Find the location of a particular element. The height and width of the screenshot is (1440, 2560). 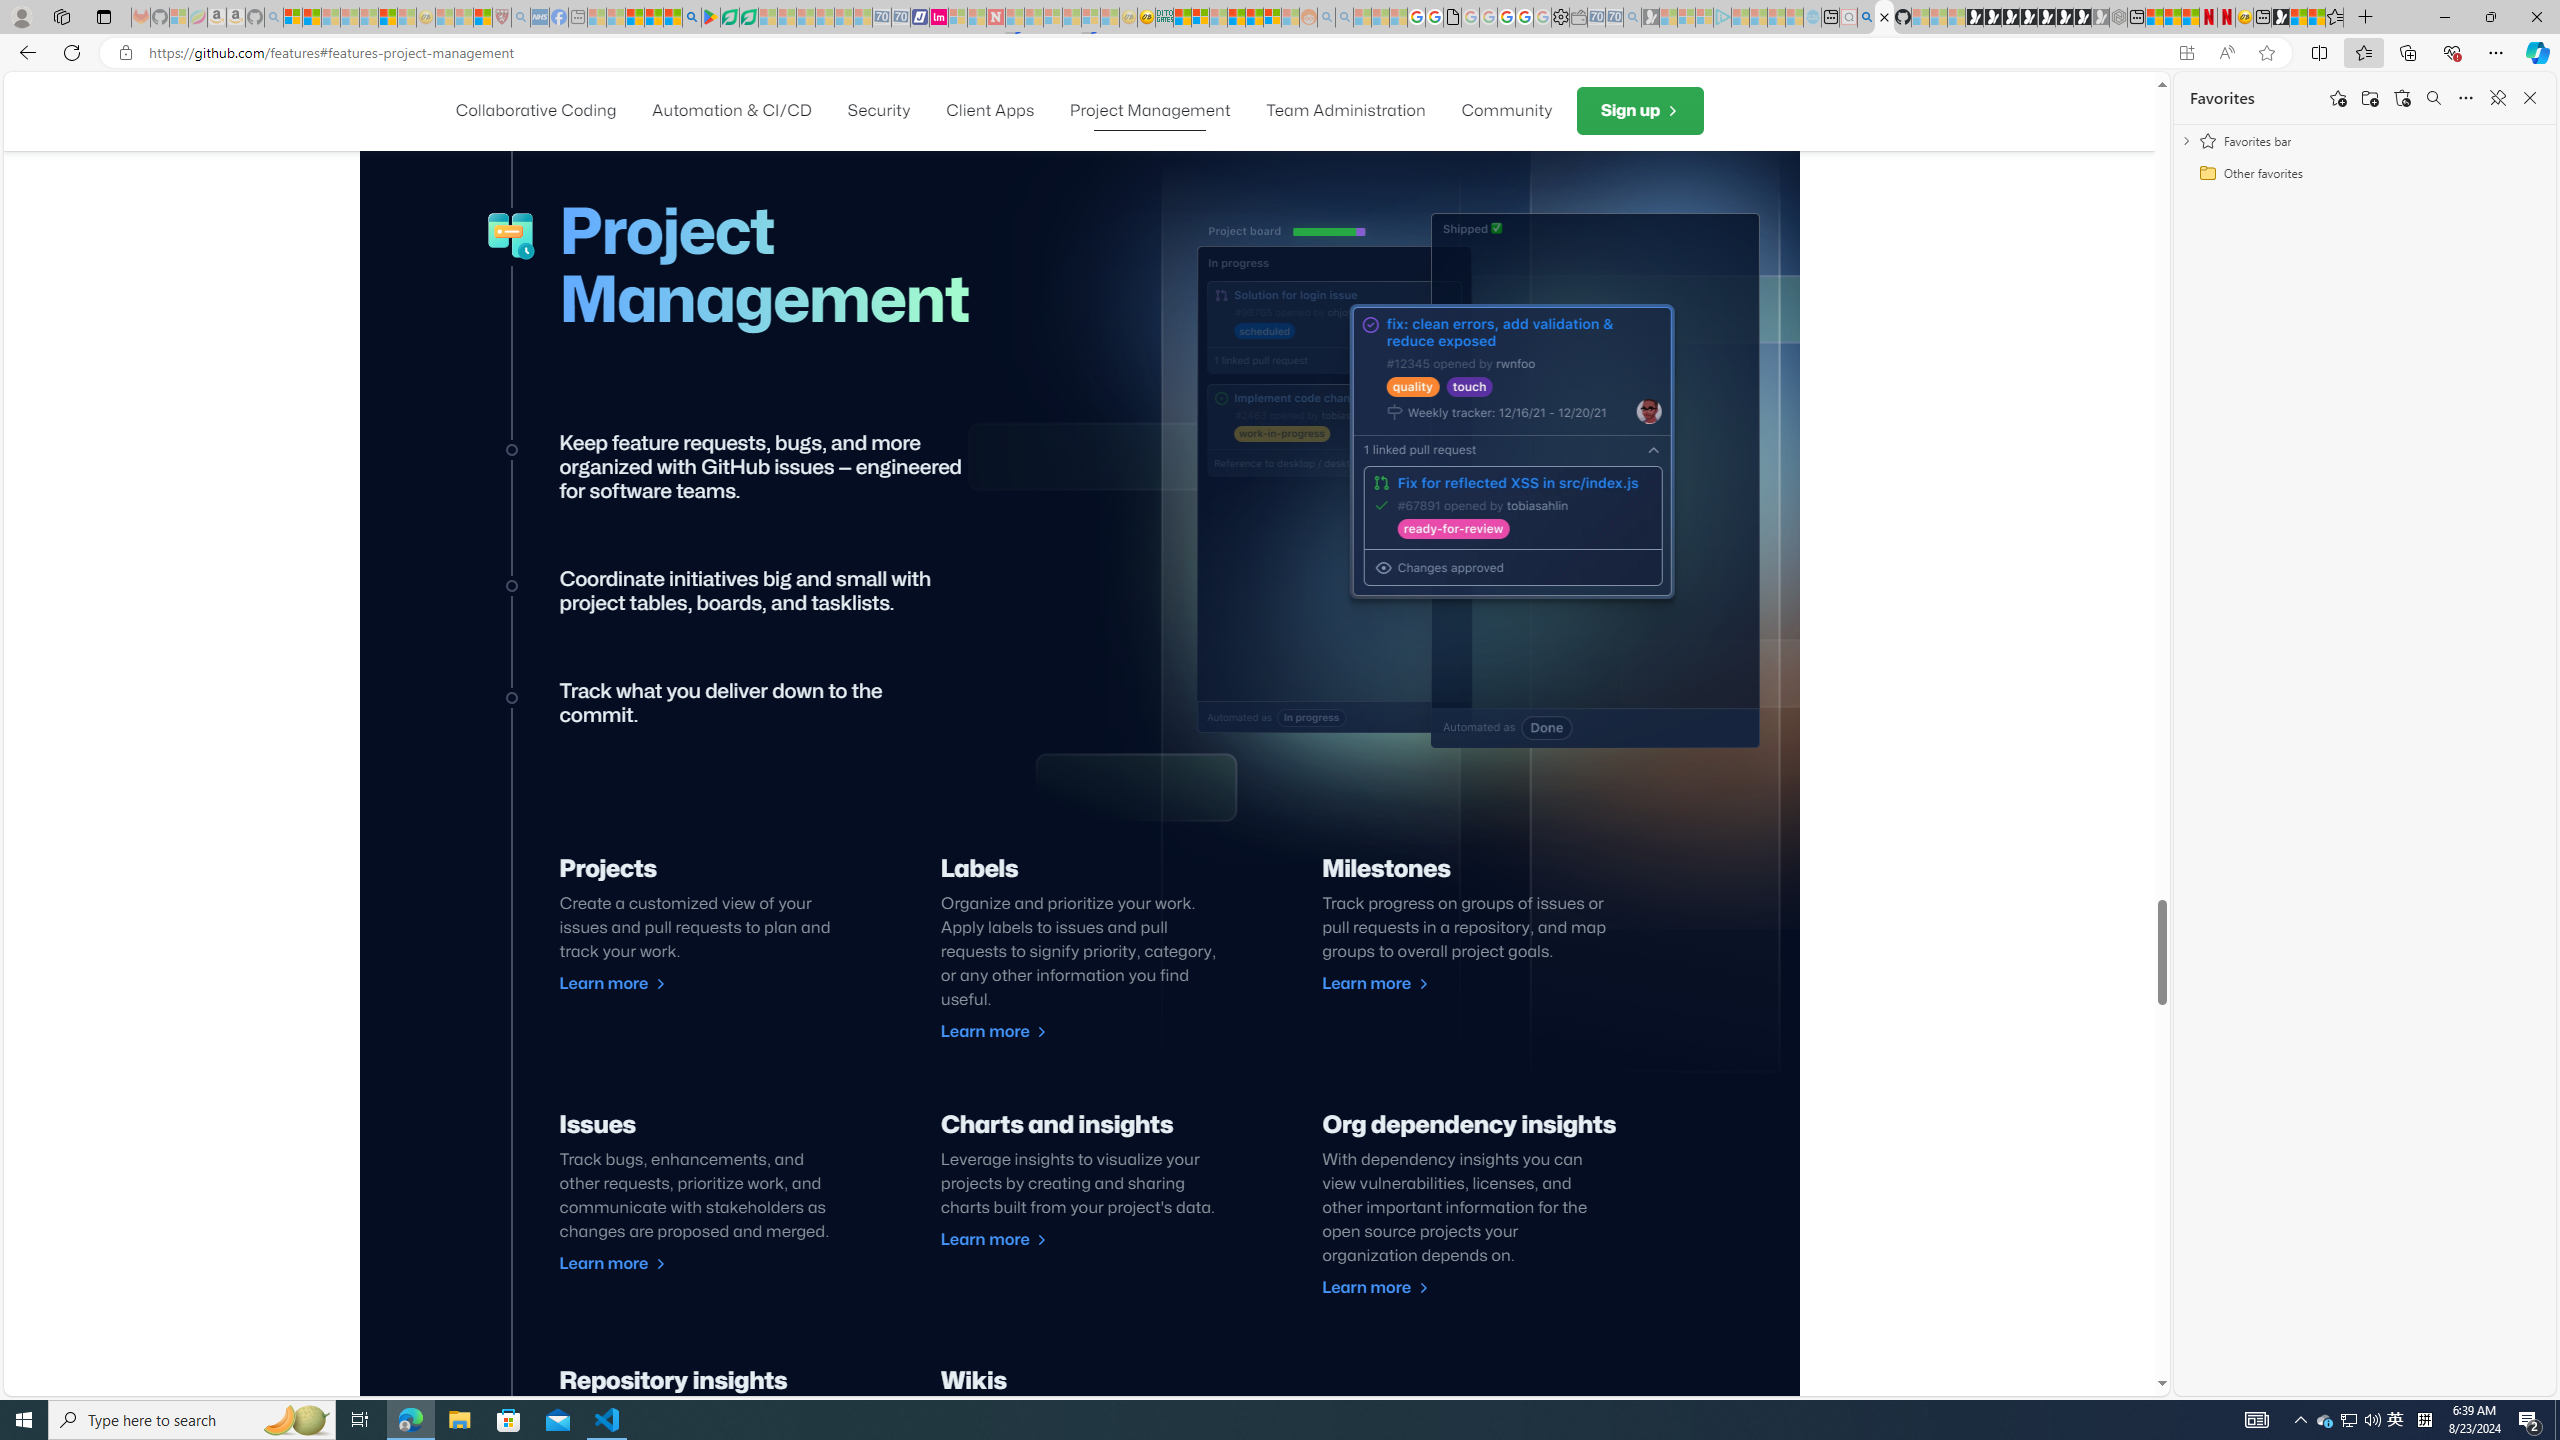

'Terms of Use Agreement' is located at coordinates (729, 16).